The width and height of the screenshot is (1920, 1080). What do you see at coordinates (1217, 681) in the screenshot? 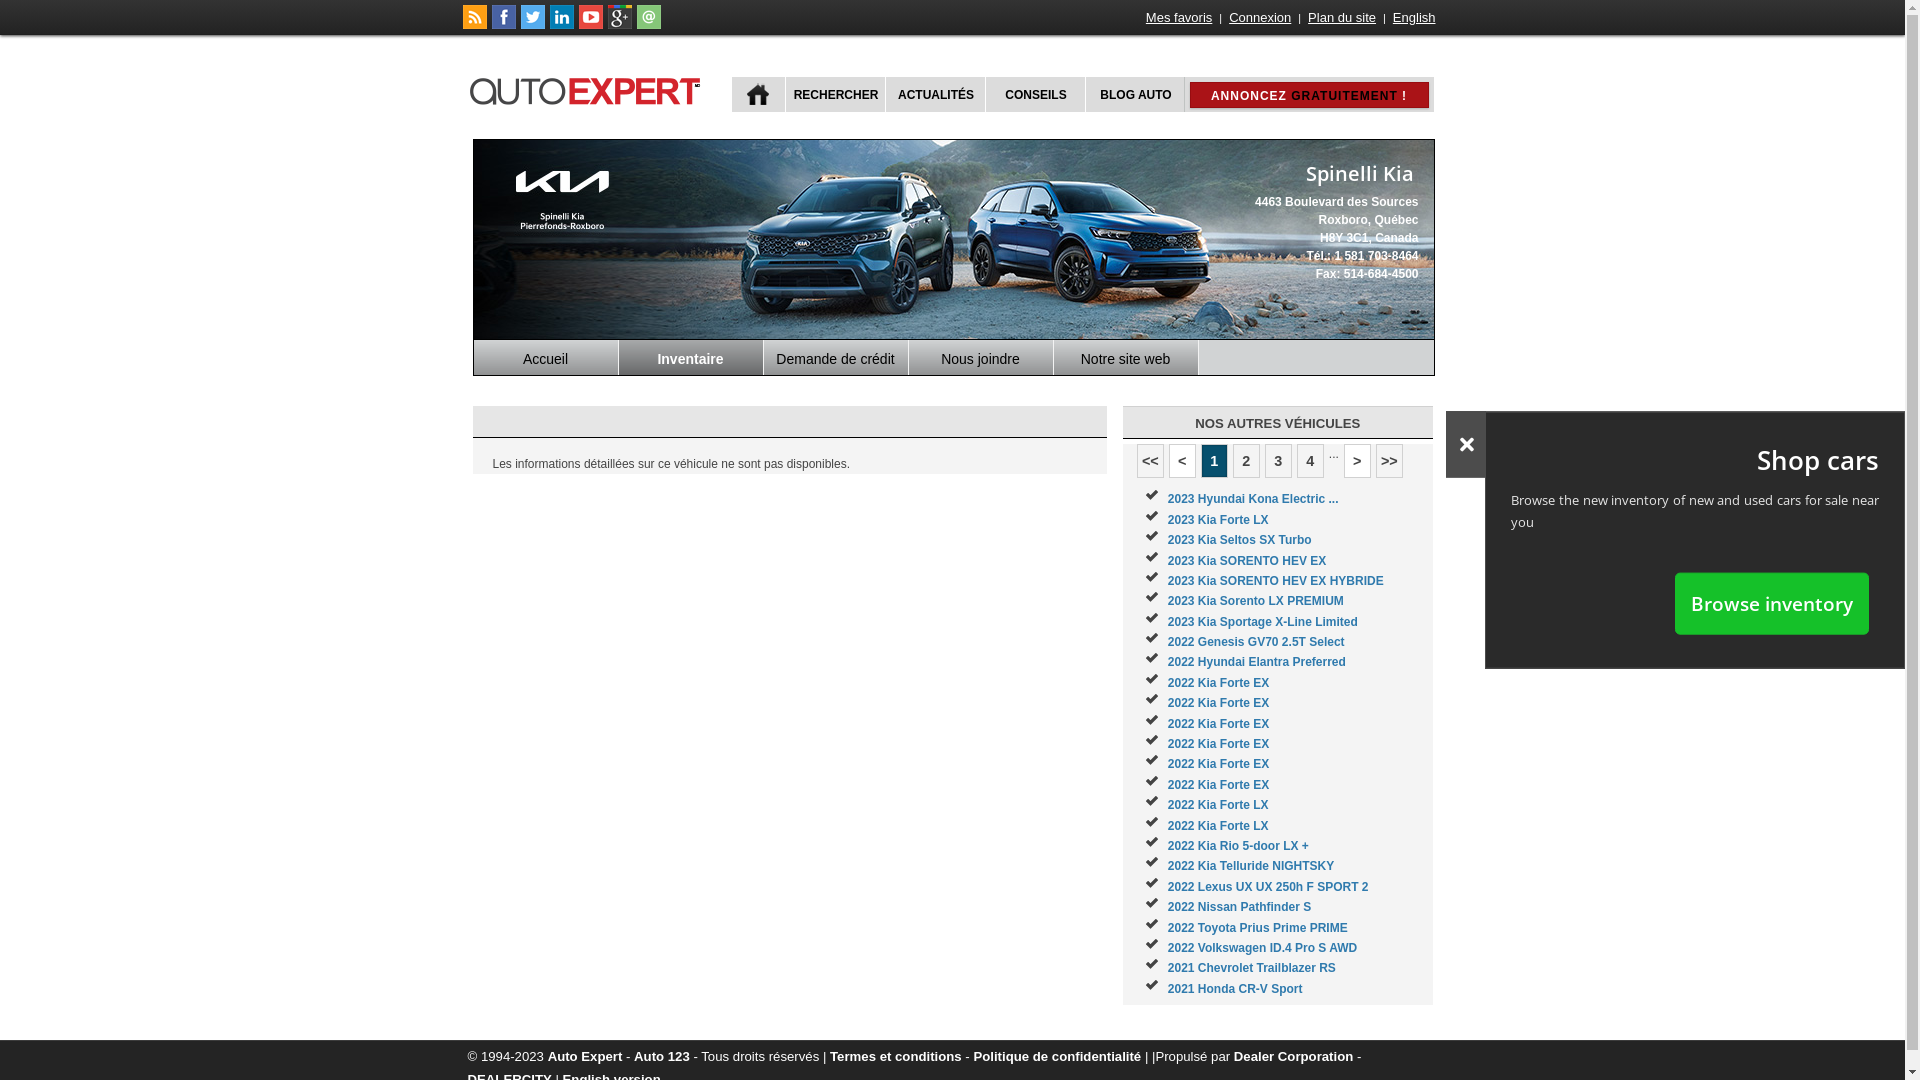
I see `'2022 Kia Forte EX'` at bounding box center [1217, 681].